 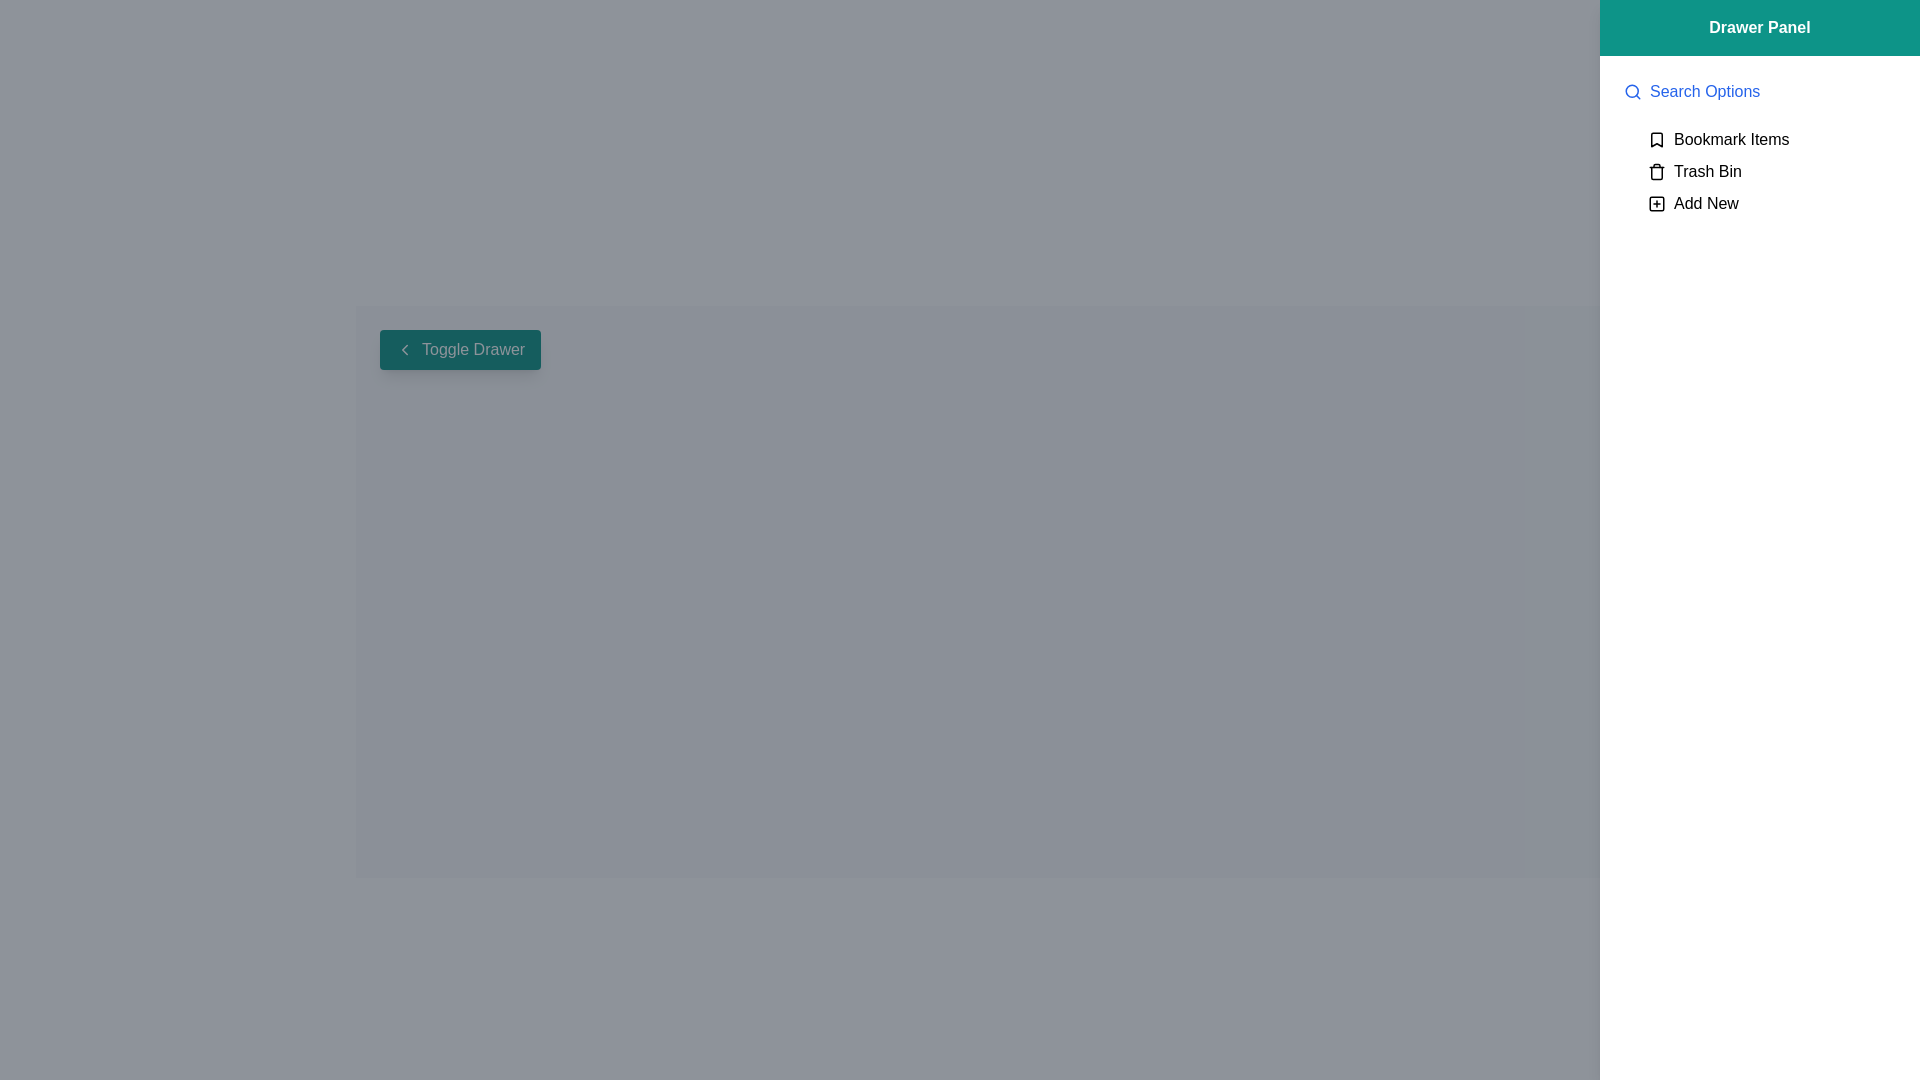 What do you see at coordinates (1656, 204) in the screenshot?
I see `the plus icon located immediately to the left of the 'Add New' text label in the Drawer Panel` at bounding box center [1656, 204].